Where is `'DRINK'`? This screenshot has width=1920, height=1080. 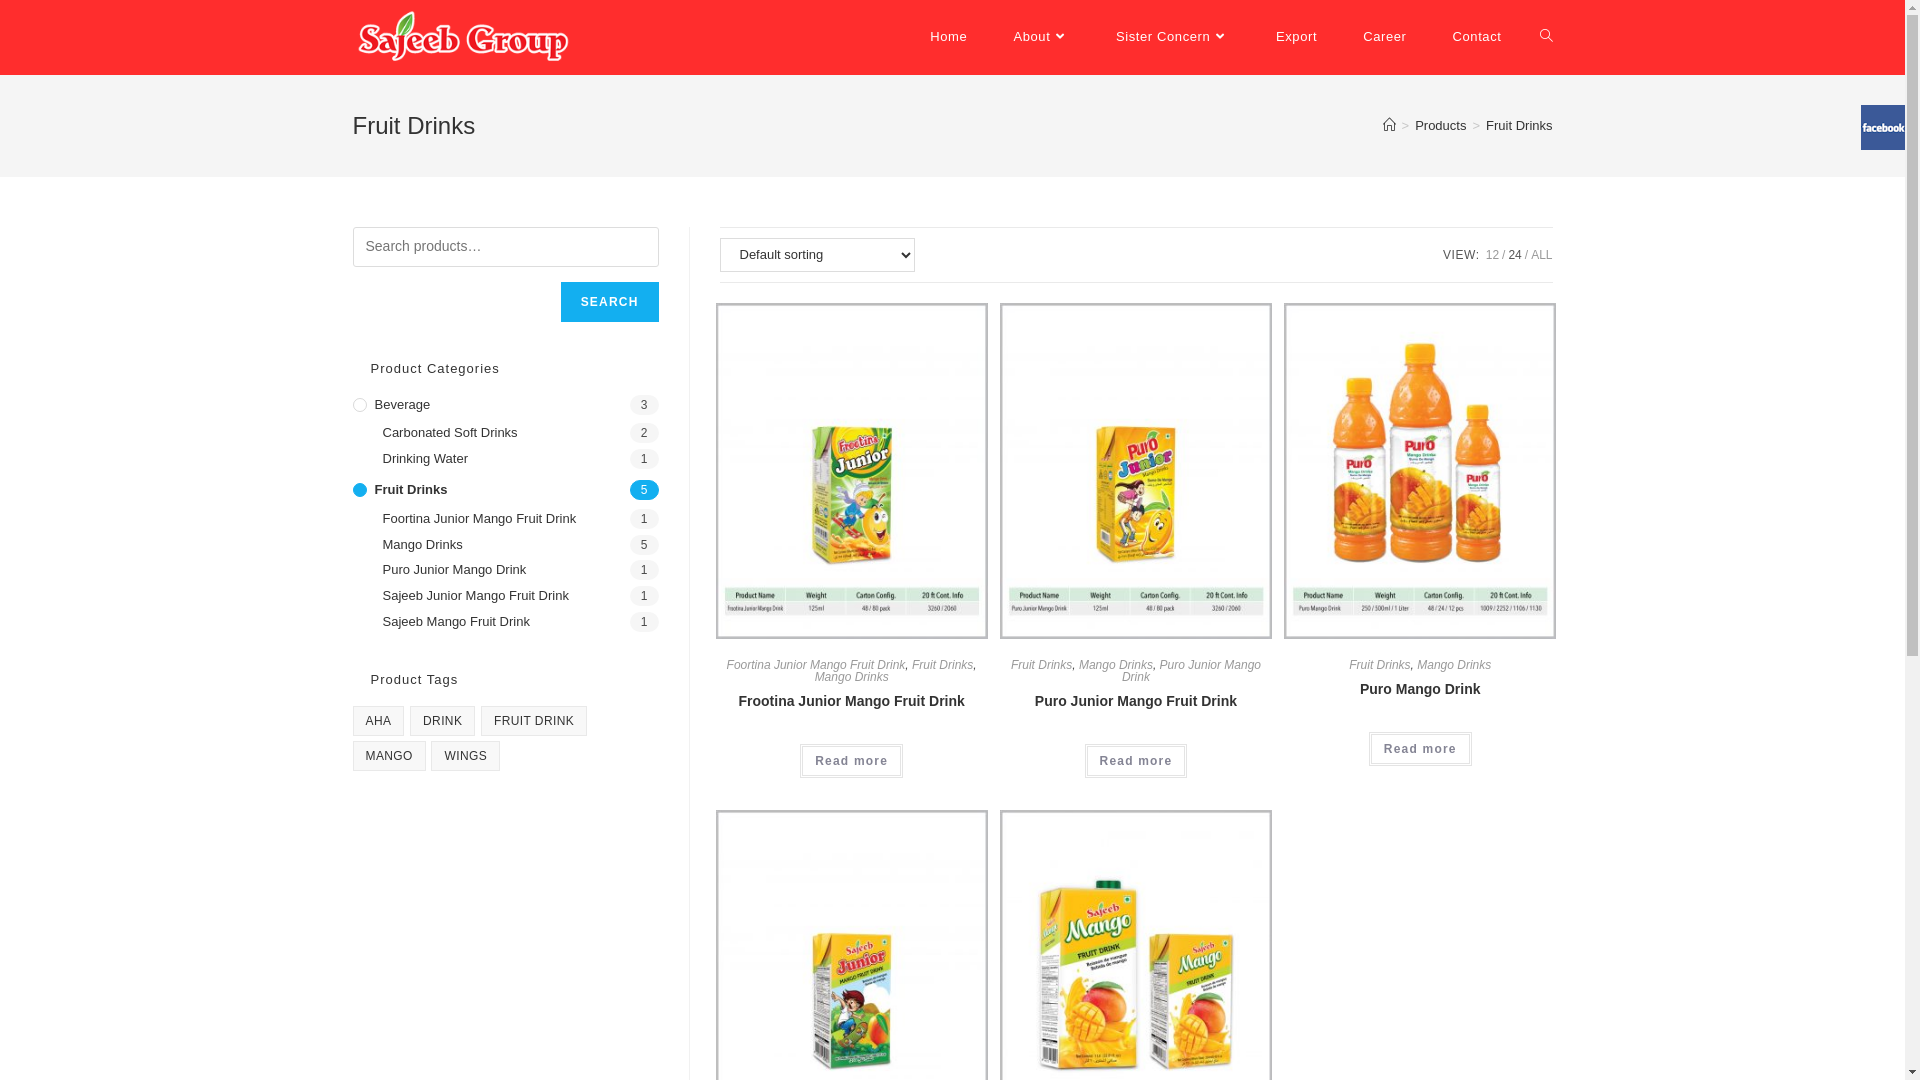 'DRINK' is located at coordinates (441, 721).